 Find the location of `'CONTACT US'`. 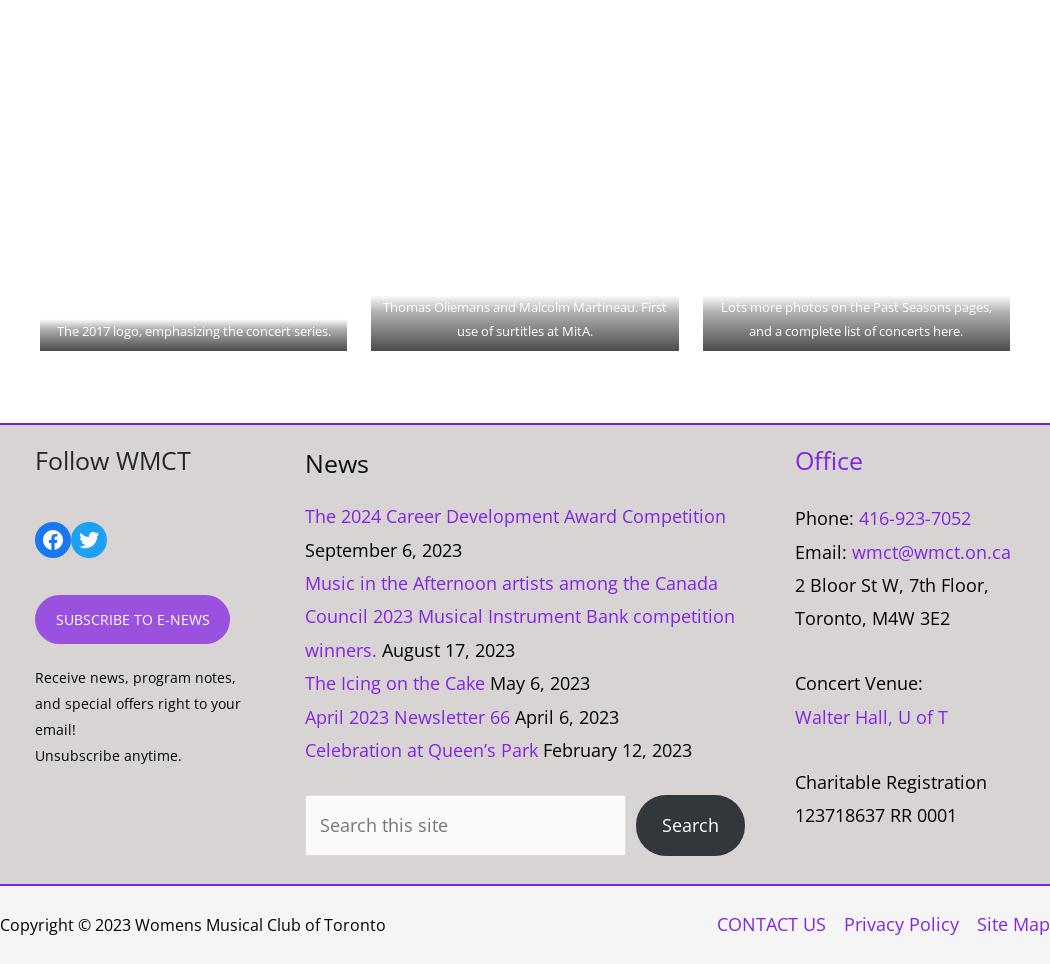

'CONTACT US' is located at coordinates (716, 922).